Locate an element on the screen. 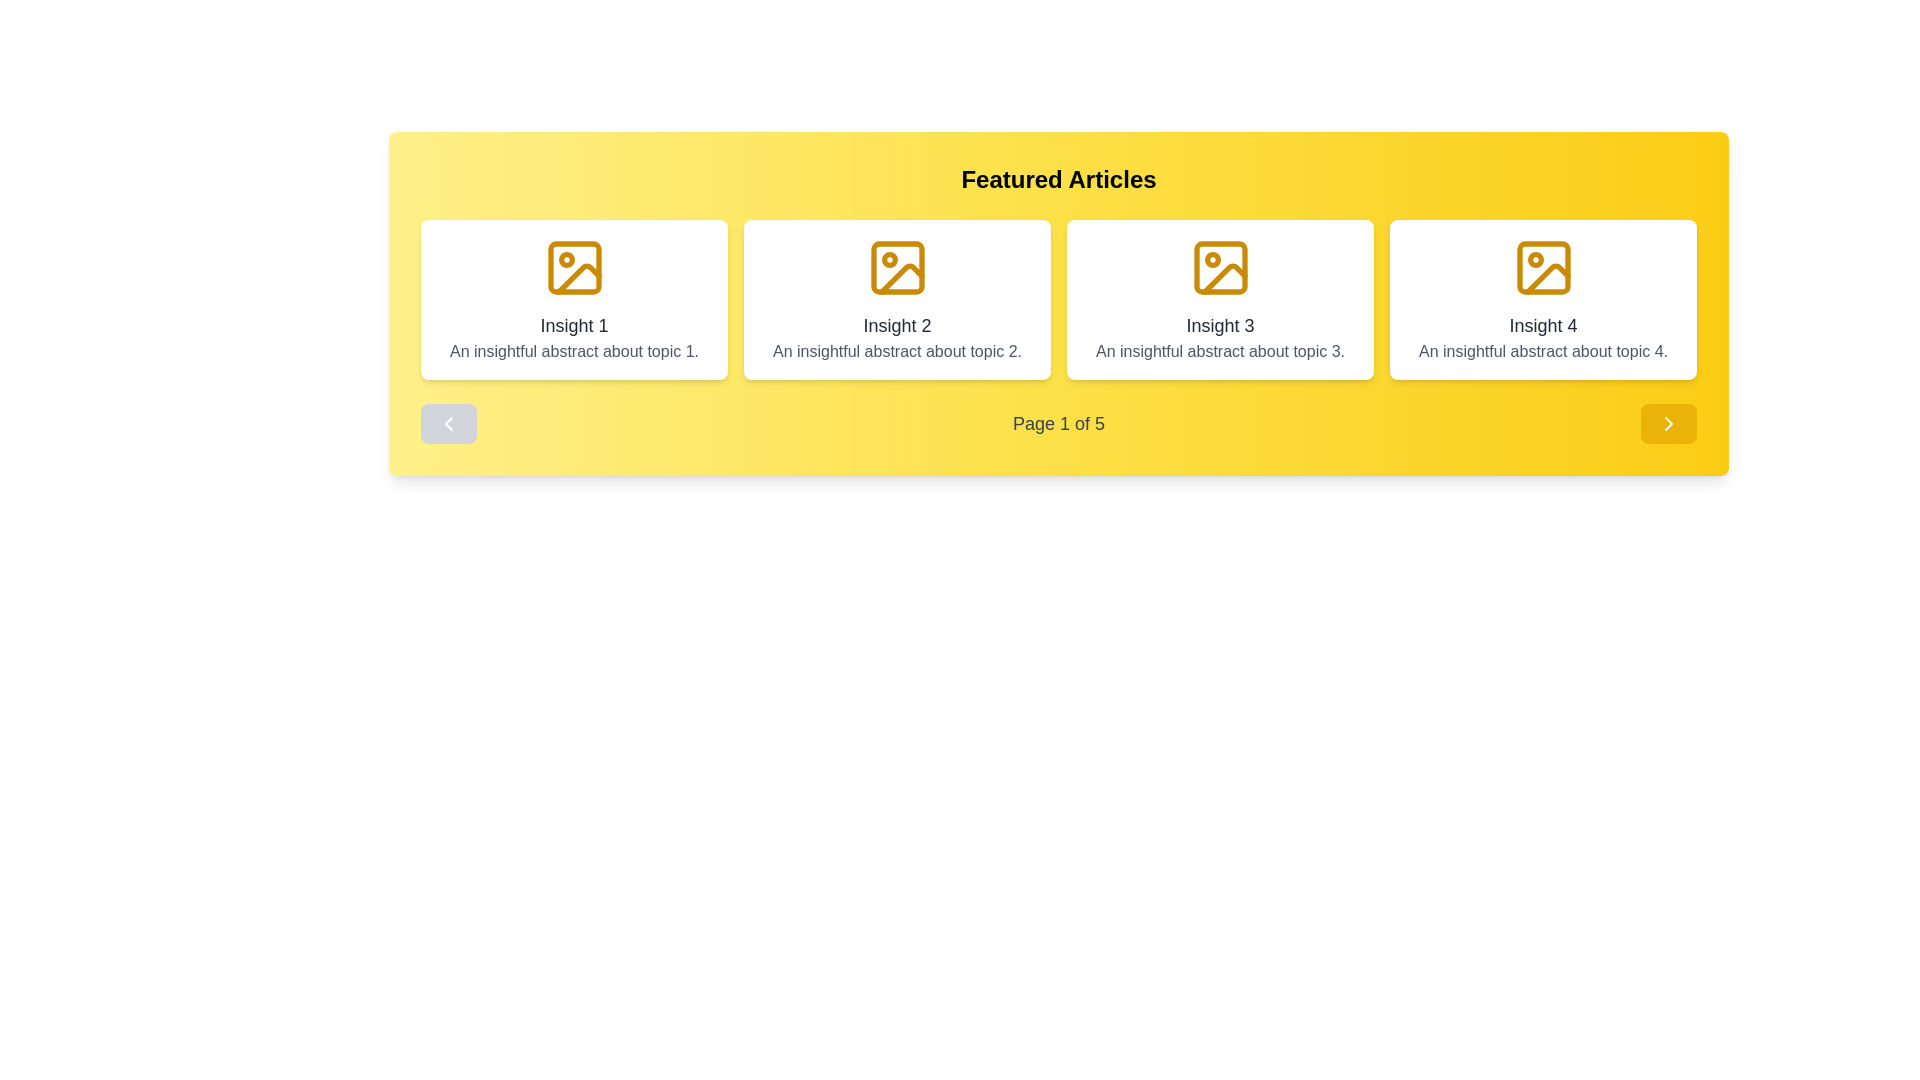 The height and width of the screenshot is (1080, 1920). the thematic SVG icon representing the article titled 'Insight 4', located in the uppermost position of the fourth card in the 'Featured Articles' section is located at coordinates (1542, 266).